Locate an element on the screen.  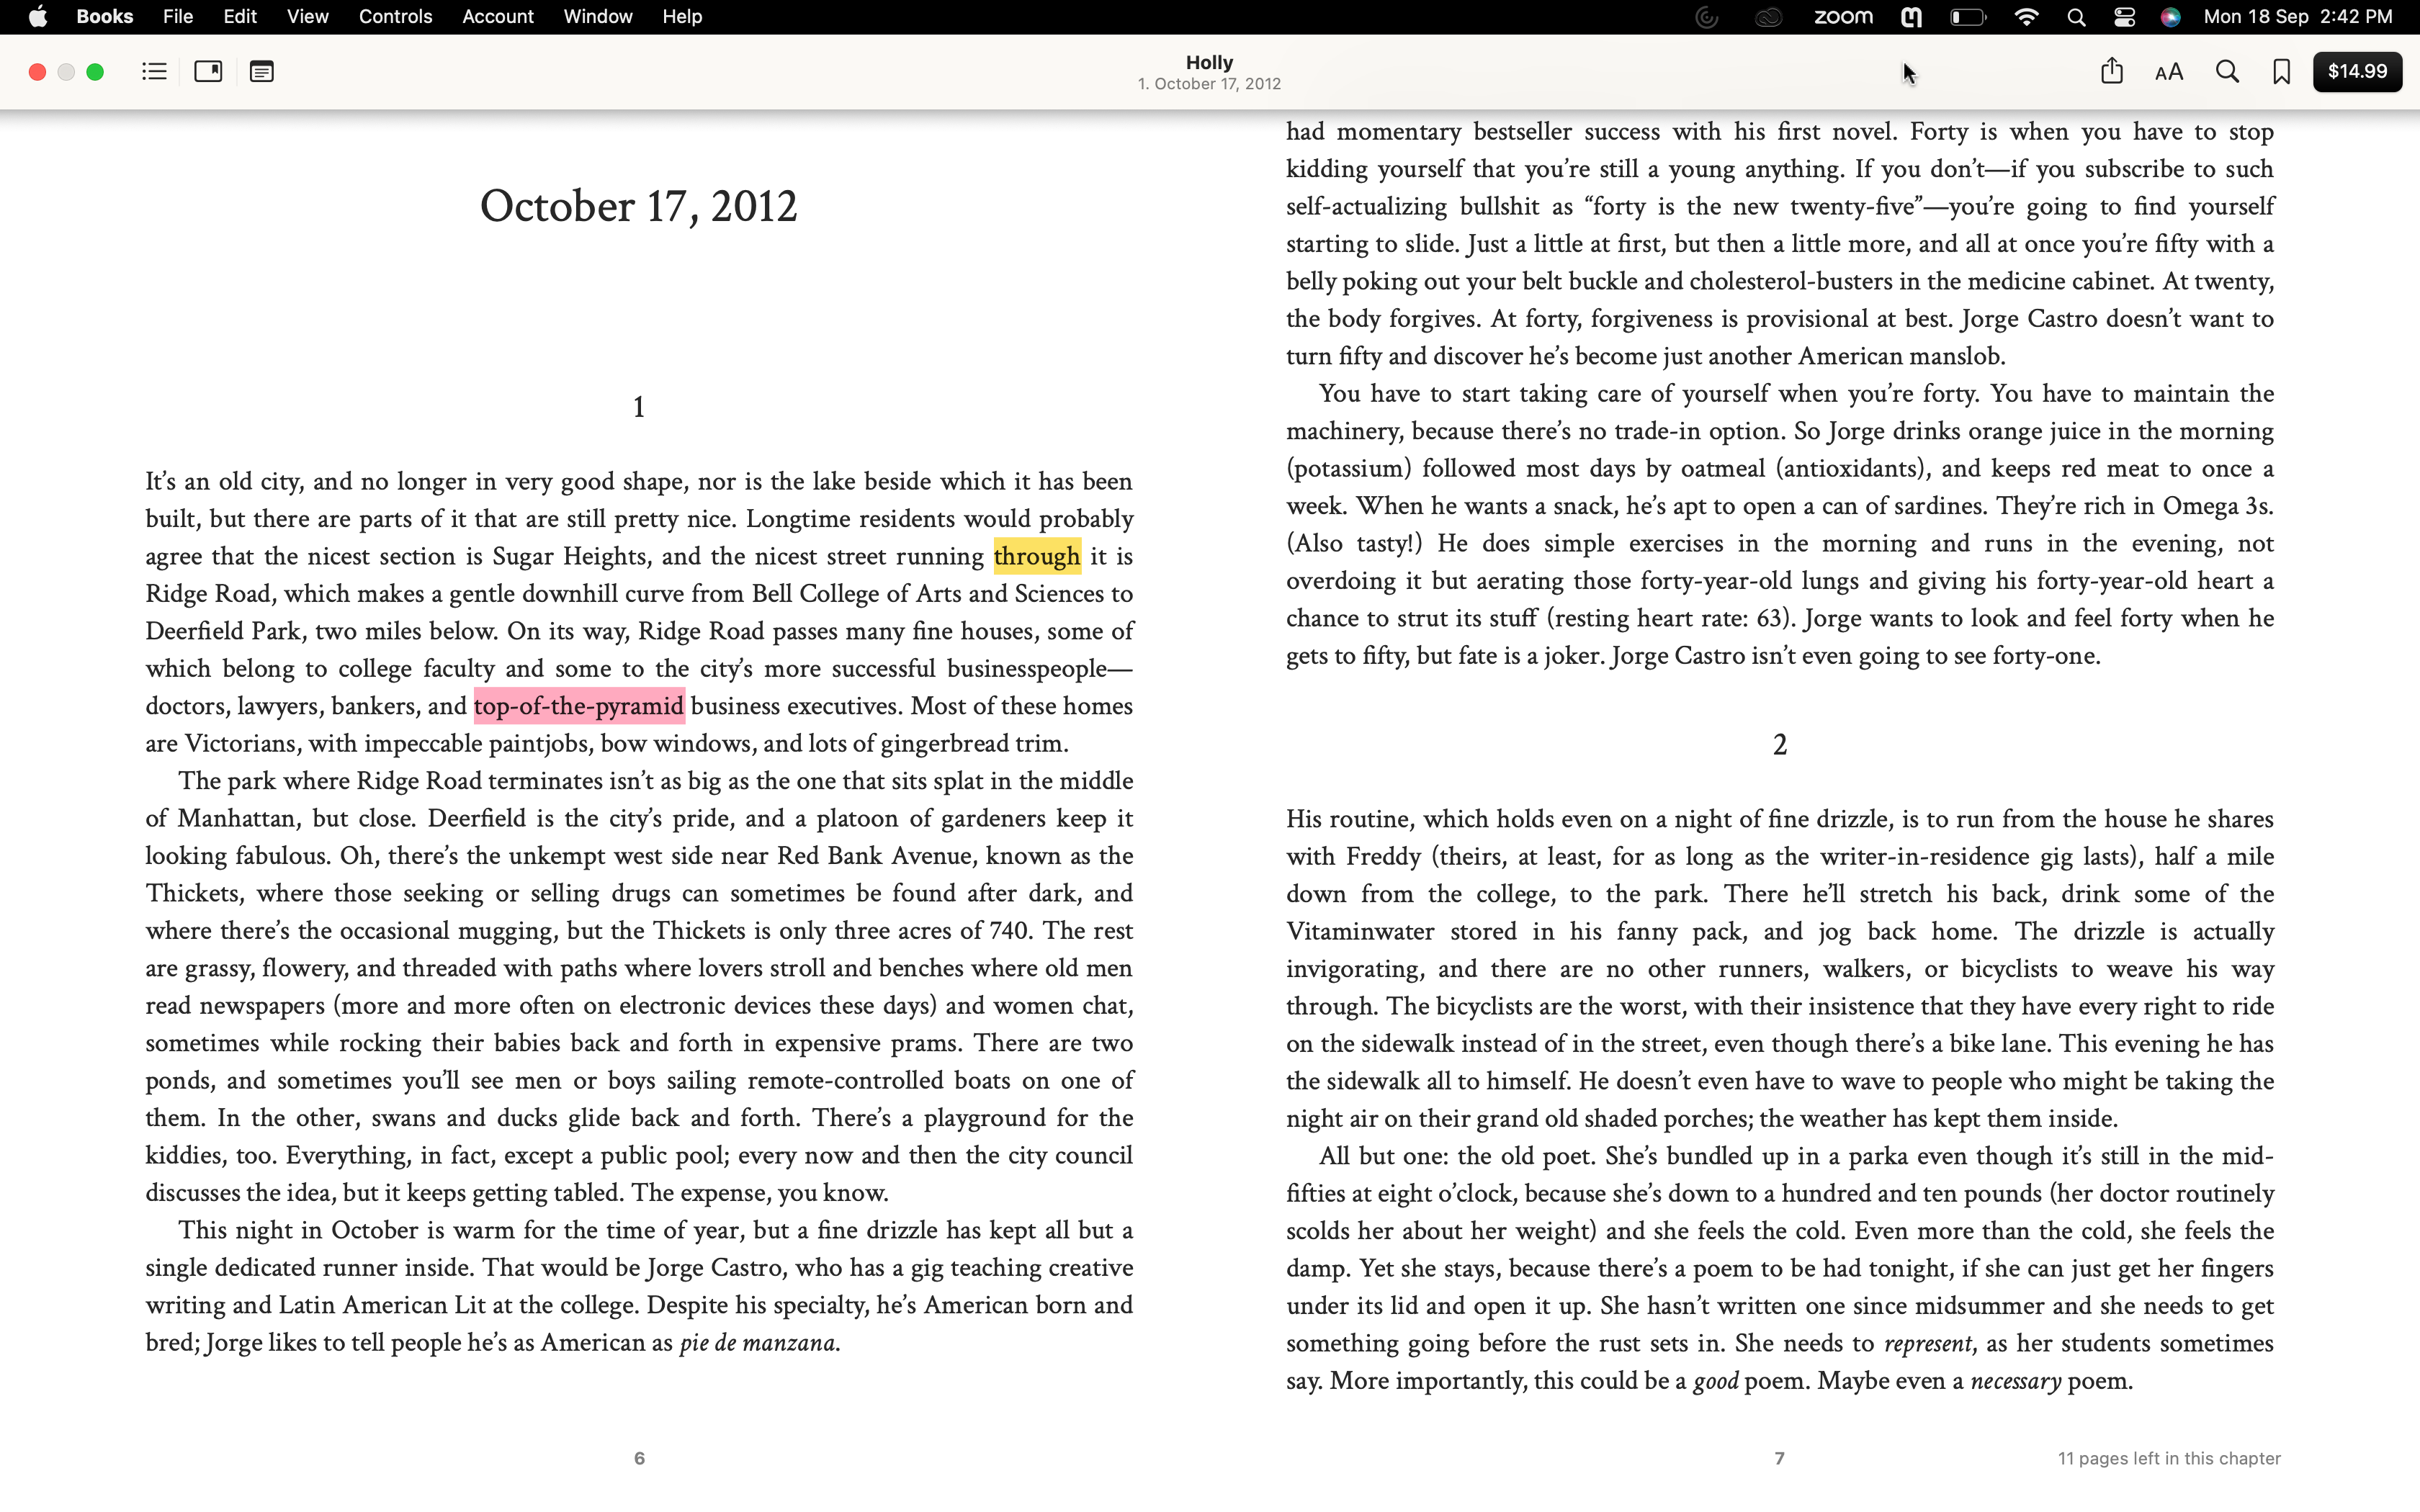
Buy the current book is located at coordinates (2355, 71).